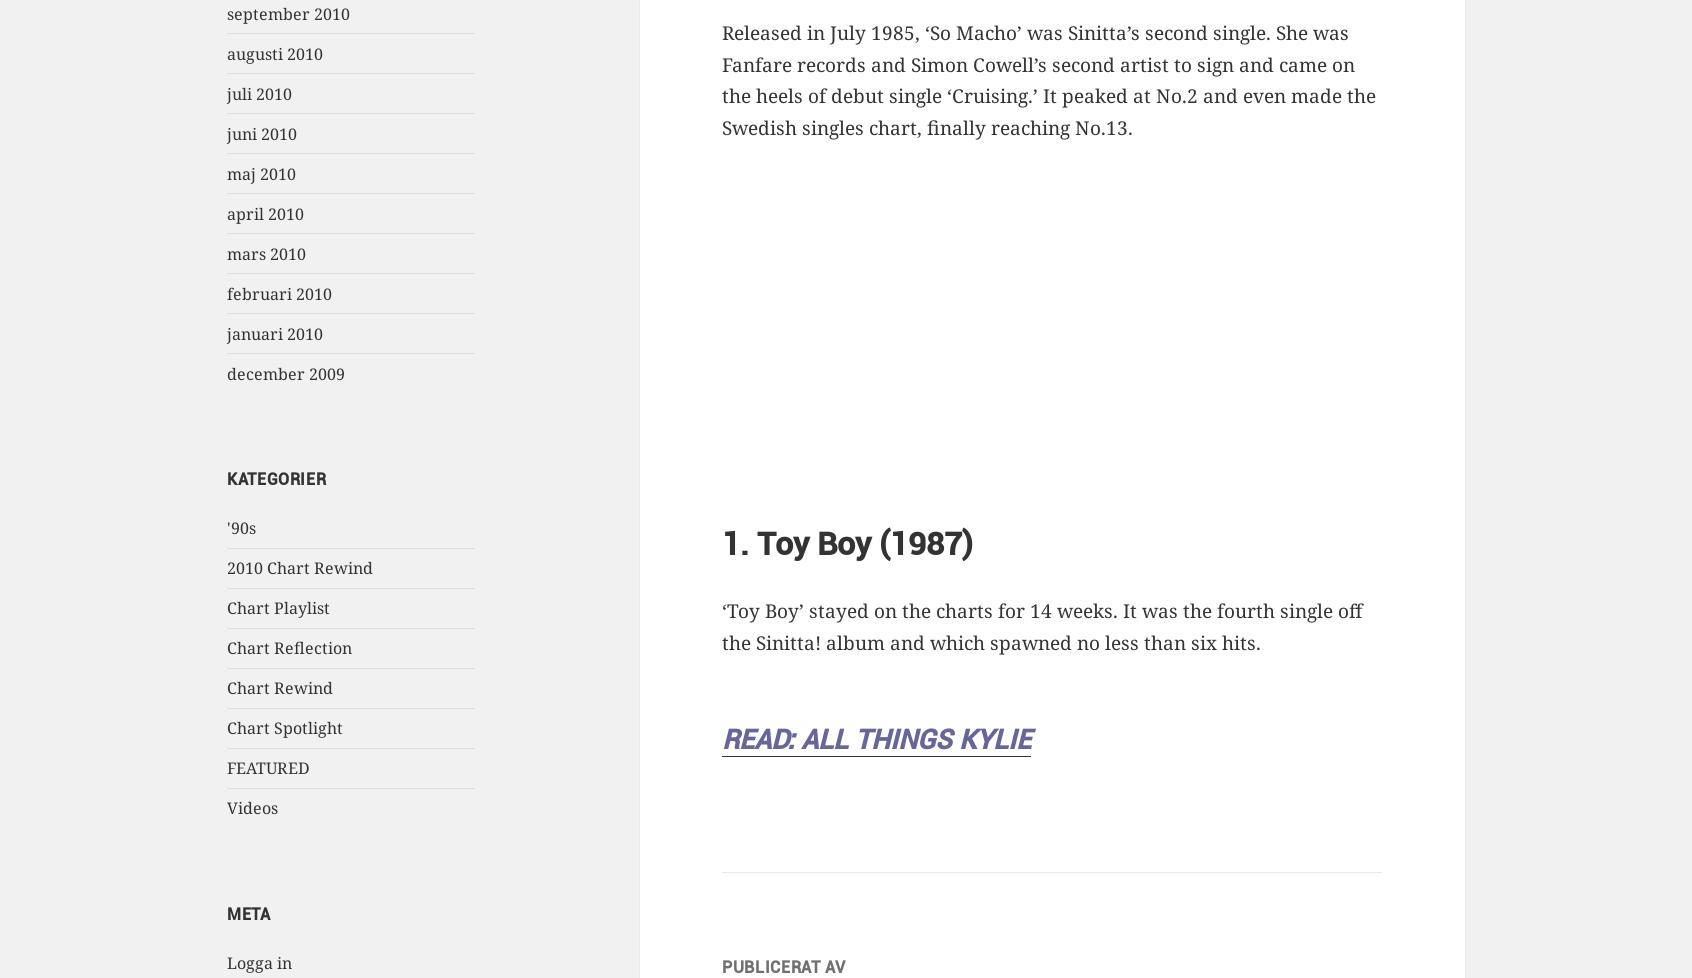  What do you see at coordinates (248, 912) in the screenshot?
I see `'Meta'` at bounding box center [248, 912].